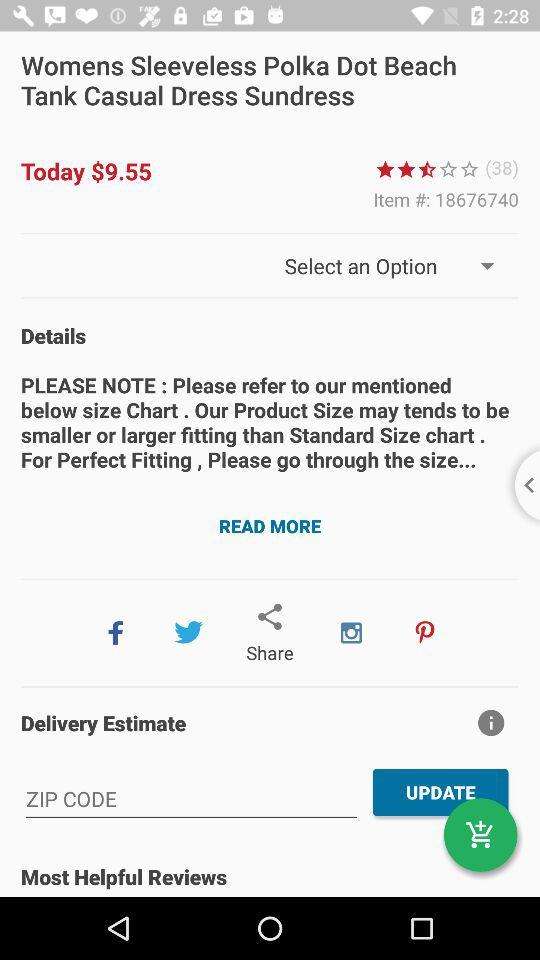  What do you see at coordinates (441, 792) in the screenshot?
I see `update` at bounding box center [441, 792].